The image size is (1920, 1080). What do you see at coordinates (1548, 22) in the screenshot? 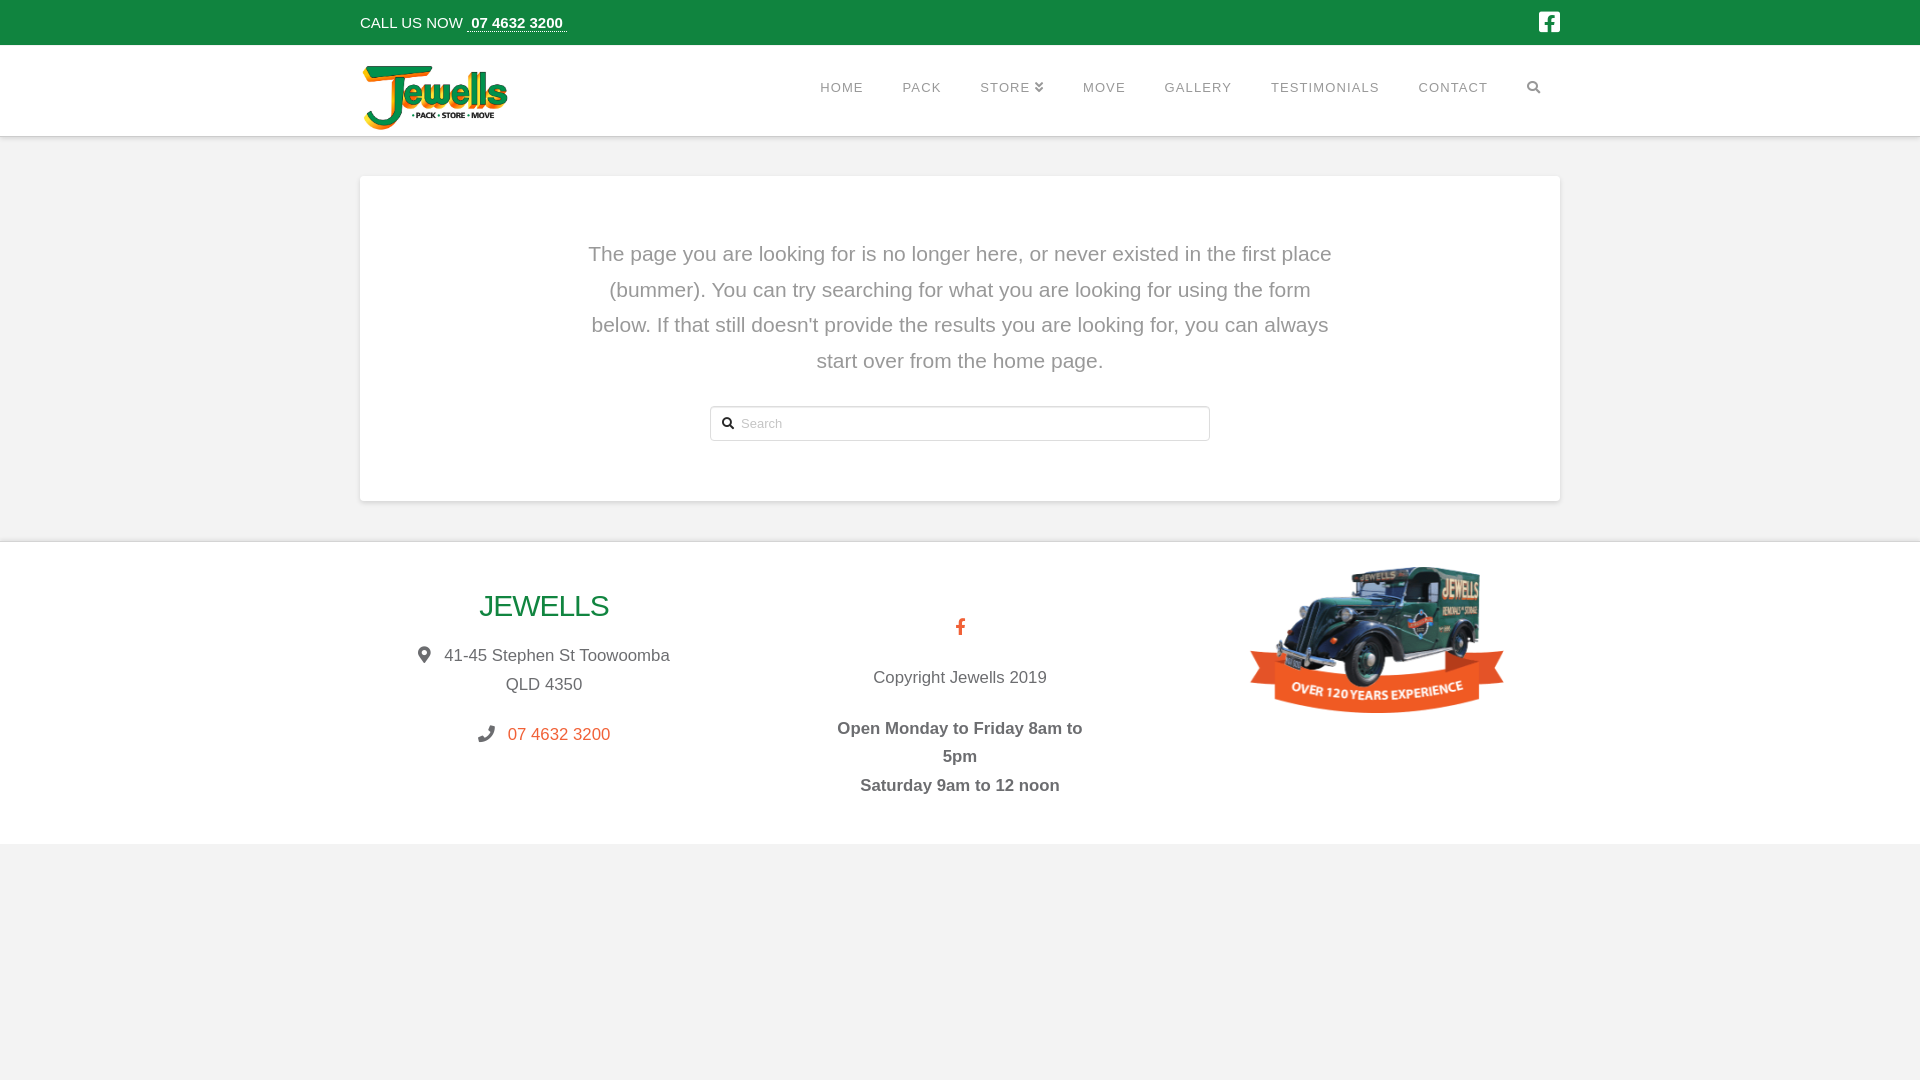
I see `'Facebook'` at bounding box center [1548, 22].